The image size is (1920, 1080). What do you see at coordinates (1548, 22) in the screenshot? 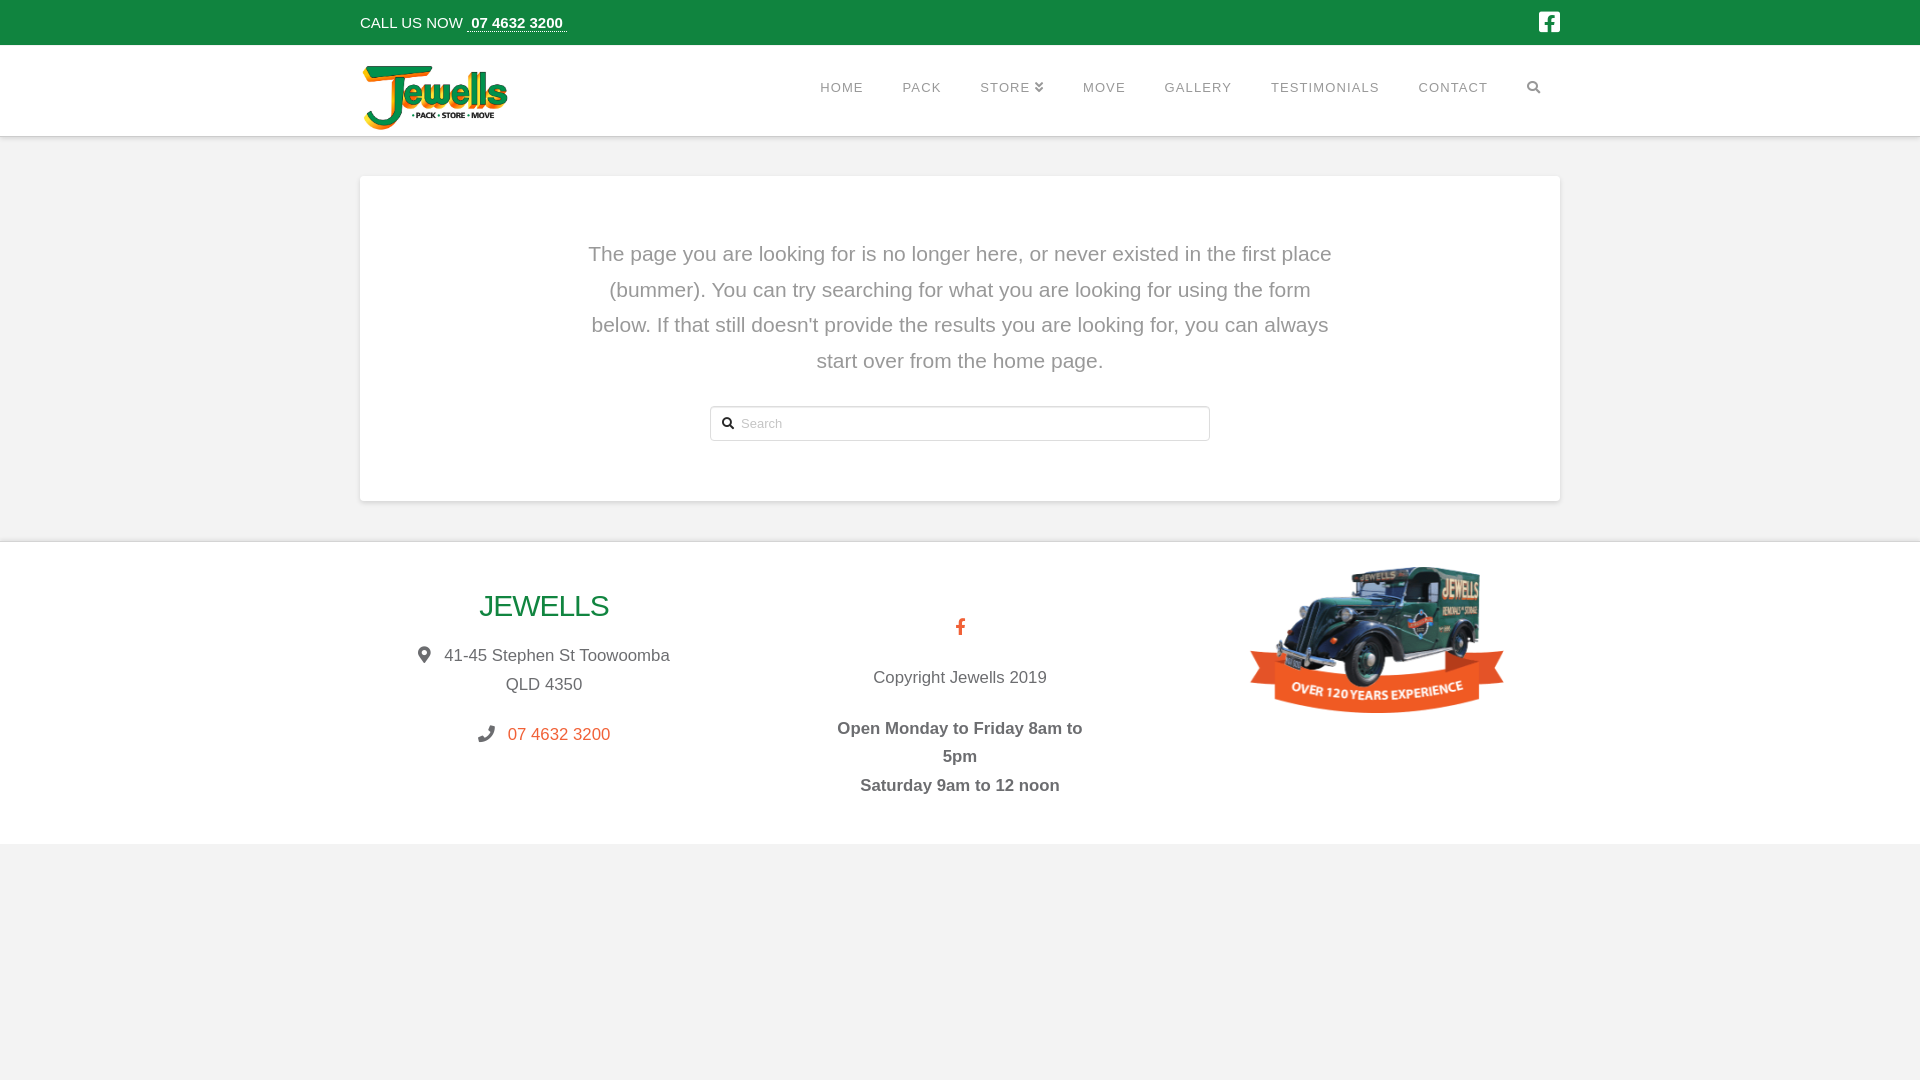
I see `'Facebook'` at bounding box center [1548, 22].